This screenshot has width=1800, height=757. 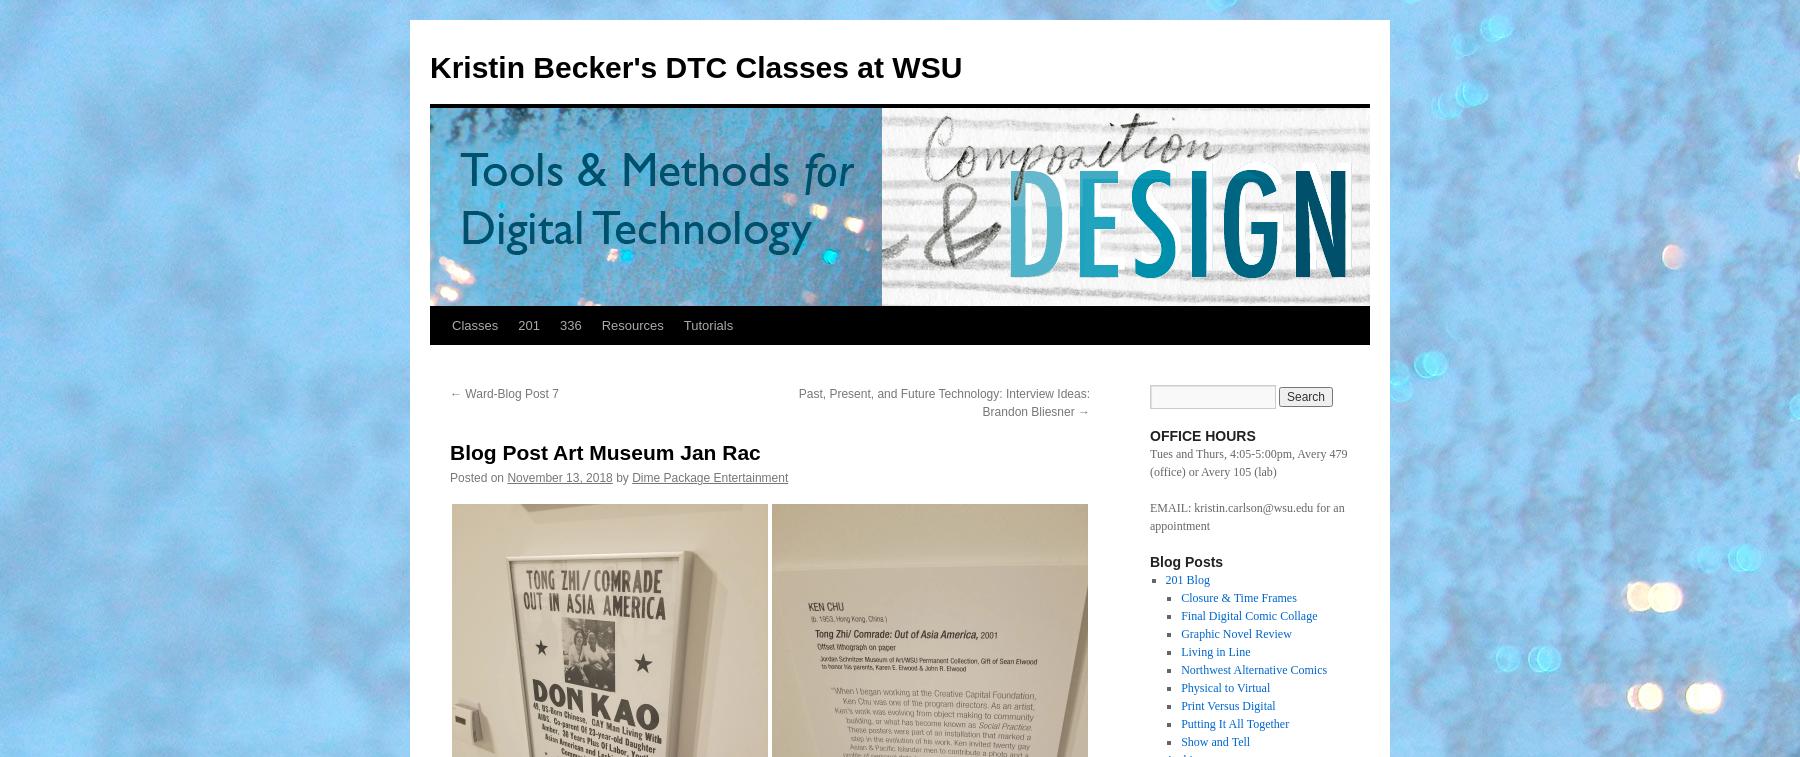 What do you see at coordinates (1201, 436) in the screenshot?
I see `'OFFICE HOURS'` at bounding box center [1201, 436].